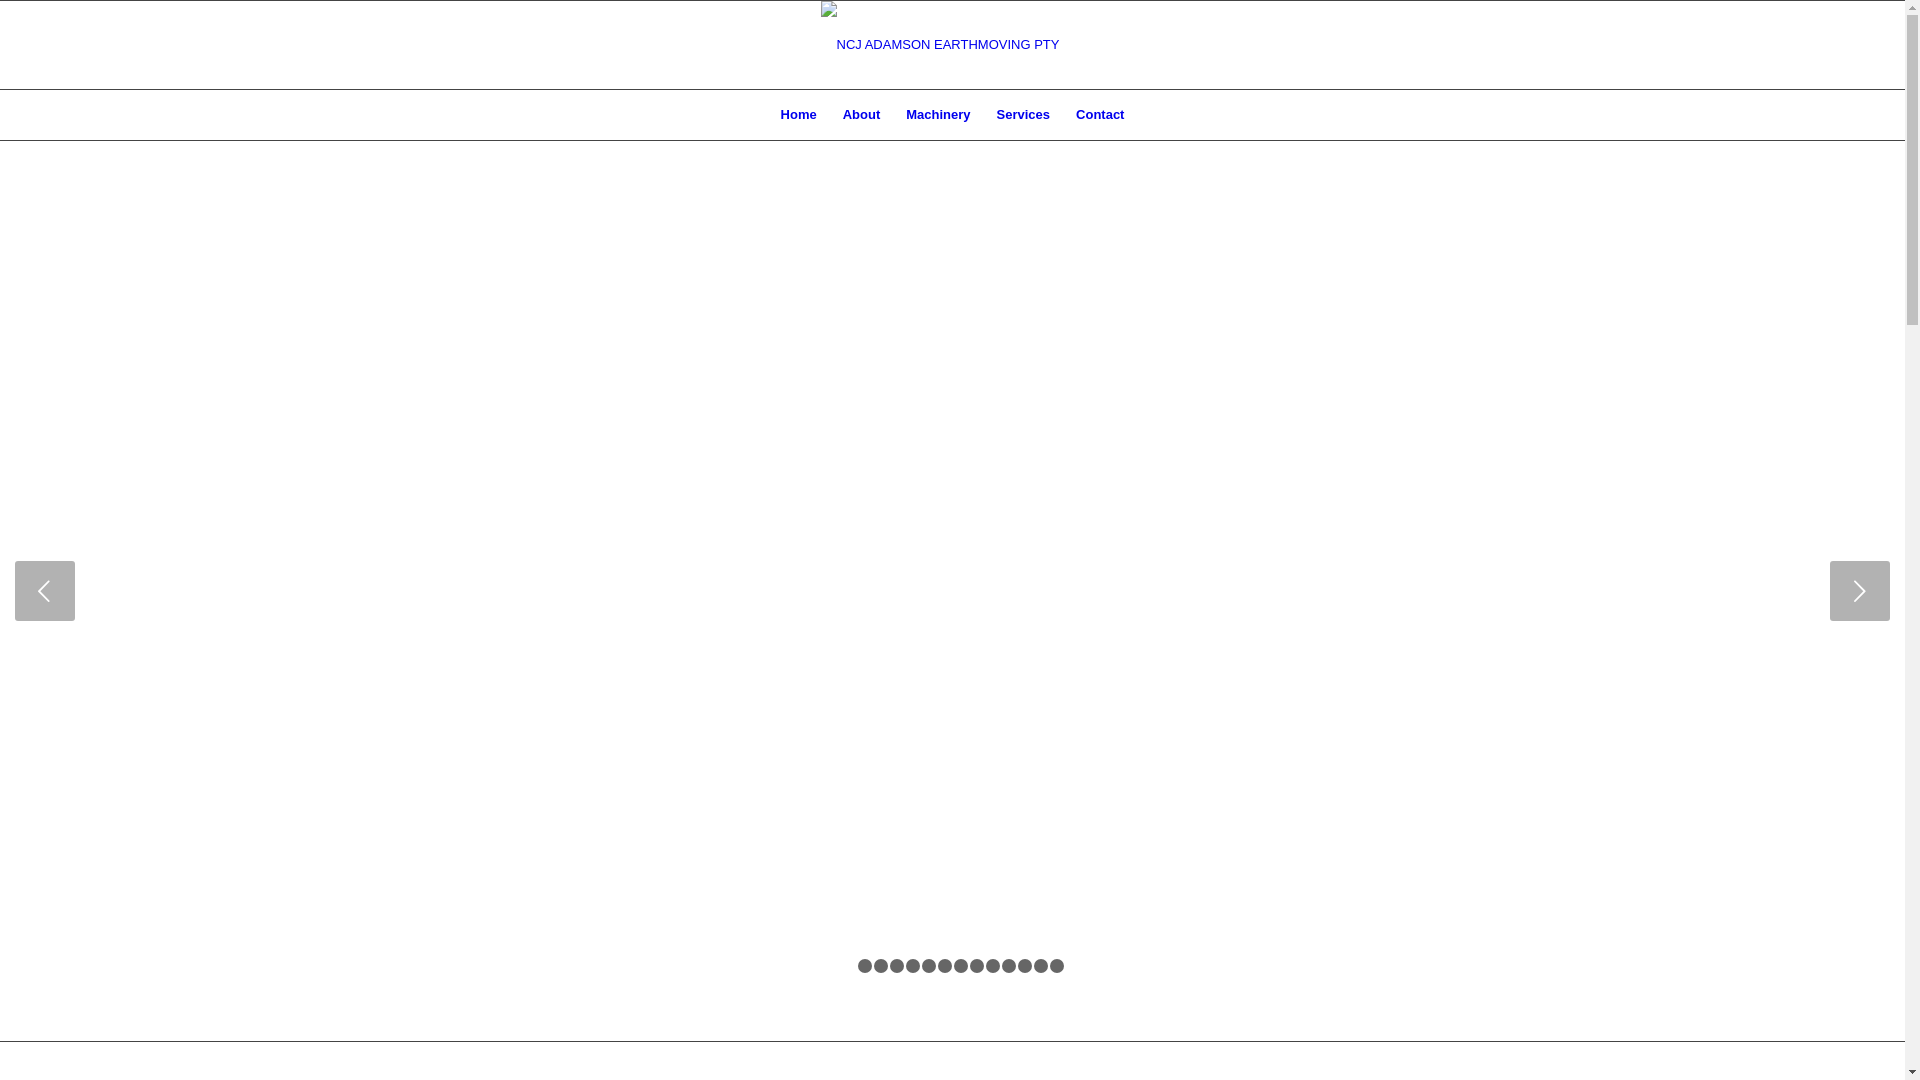 The width and height of the screenshot is (1920, 1080). I want to click on '13', so click(1040, 964).